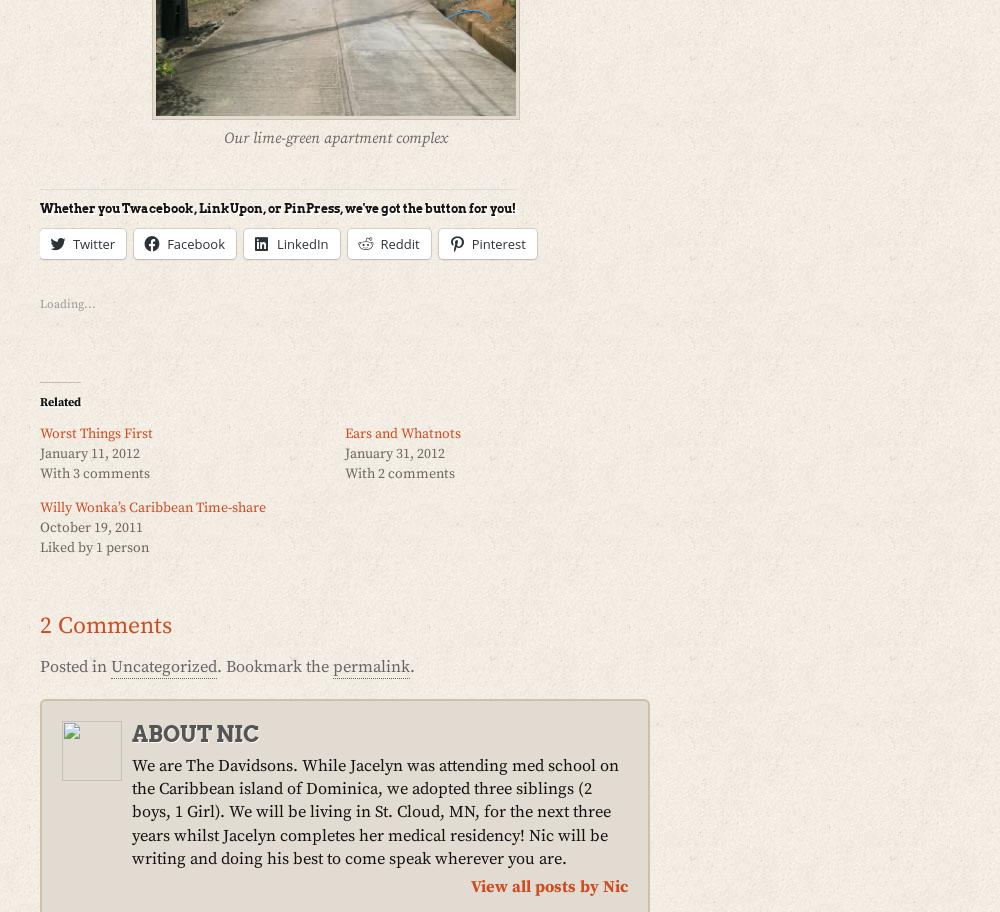 Image resolution: width=1000 pixels, height=912 pixels. I want to click on 'We are The Davidsons. While Jacelyn was attending med school on the Caribbean island of Dominica, we adopted three siblings (2 boys, 1 Girl). We will be living in St. Cloud, MN, for the next three years whilst Jacelyn completes her medical residency! Nic will be writing and doing his best to come speak wherever you are.', so click(375, 811).